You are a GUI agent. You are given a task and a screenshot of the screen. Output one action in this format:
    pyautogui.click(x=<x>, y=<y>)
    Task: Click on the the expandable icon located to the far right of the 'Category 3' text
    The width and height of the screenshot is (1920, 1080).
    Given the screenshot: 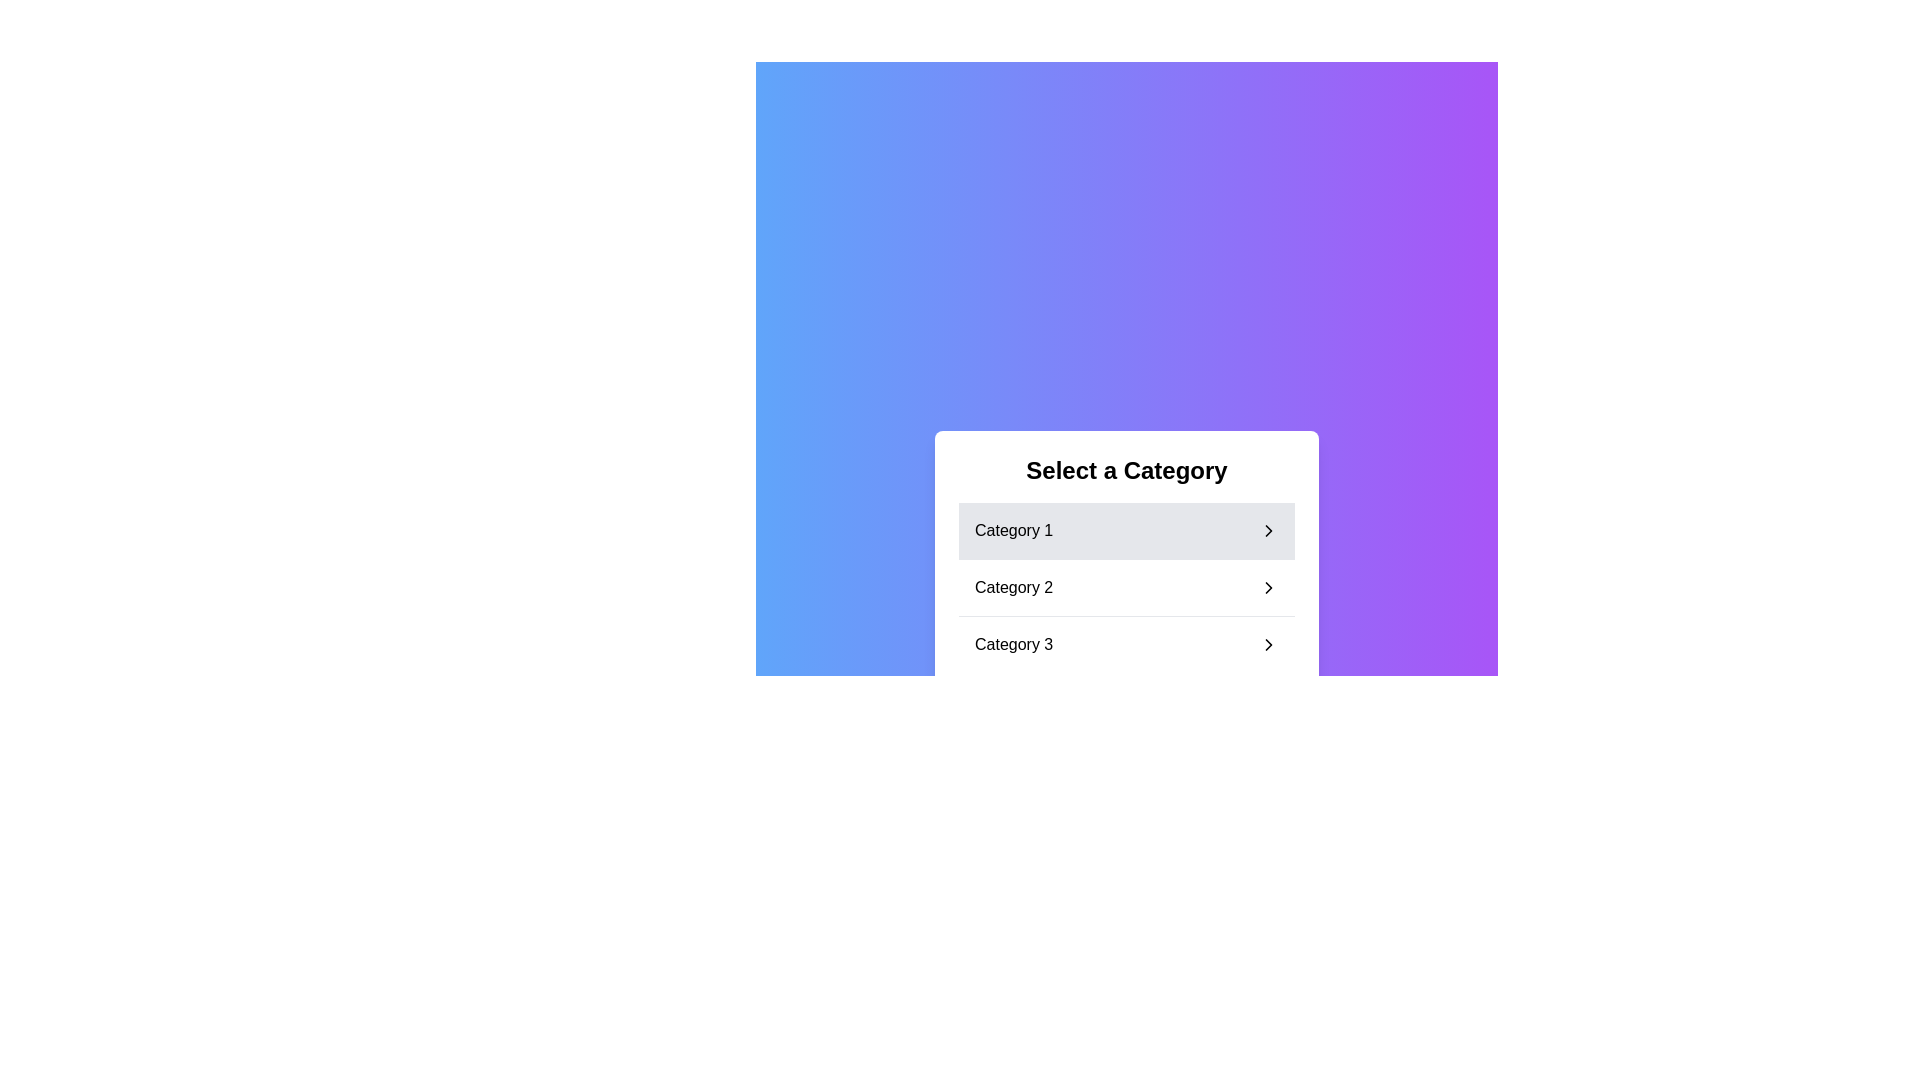 What is the action you would take?
    pyautogui.click(x=1267, y=644)
    